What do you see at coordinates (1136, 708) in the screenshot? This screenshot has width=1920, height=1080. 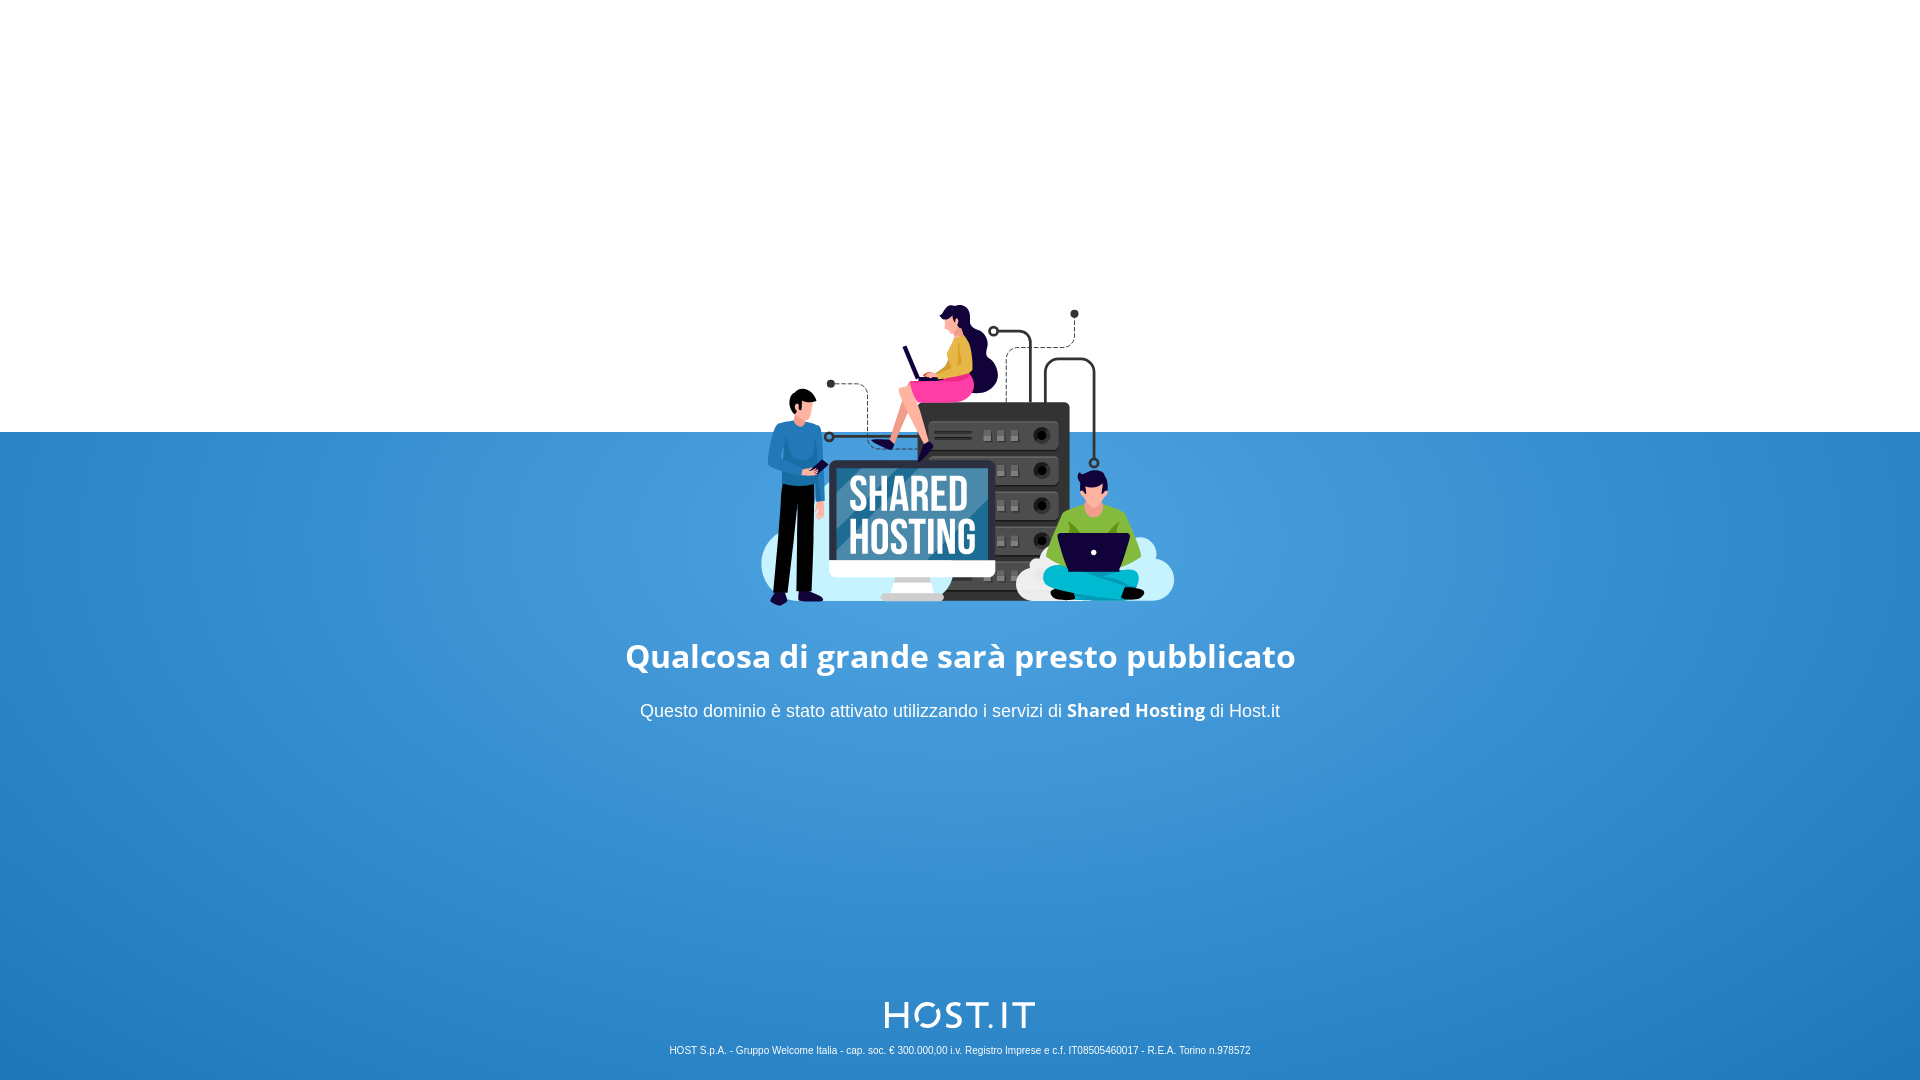 I see `'Shared Hosting'` at bounding box center [1136, 708].